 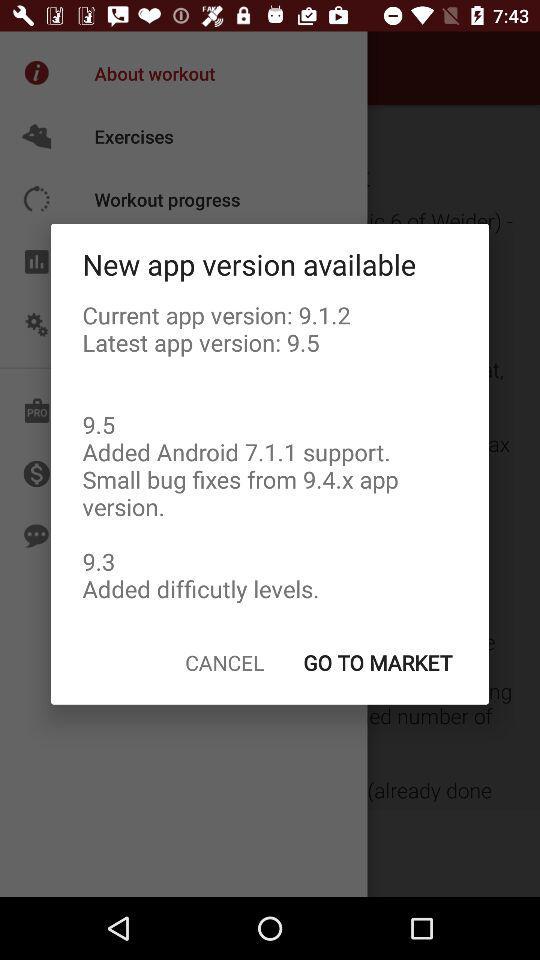 What do you see at coordinates (223, 662) in the screenshot?
I see `item below the current app version item` at bounding box center [223, 662].